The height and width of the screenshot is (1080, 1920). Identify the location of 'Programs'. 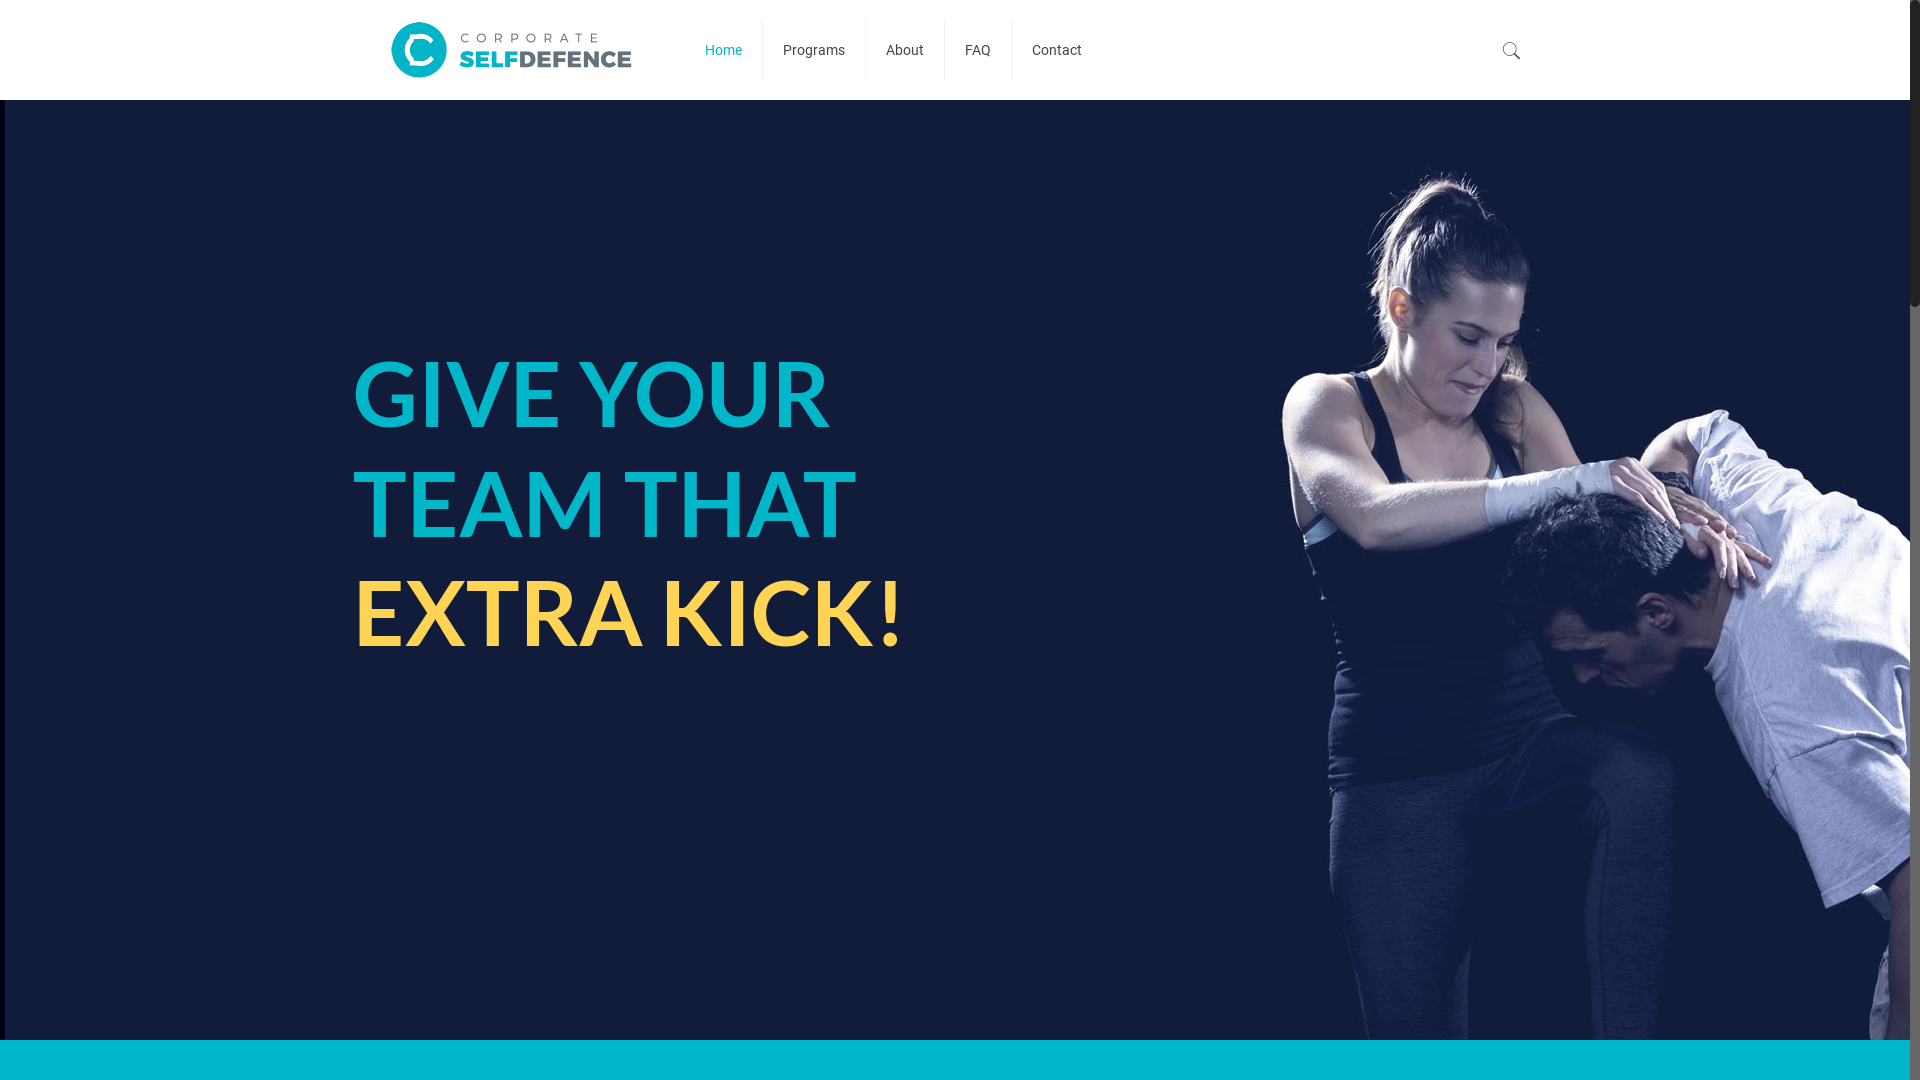
(814, 49).